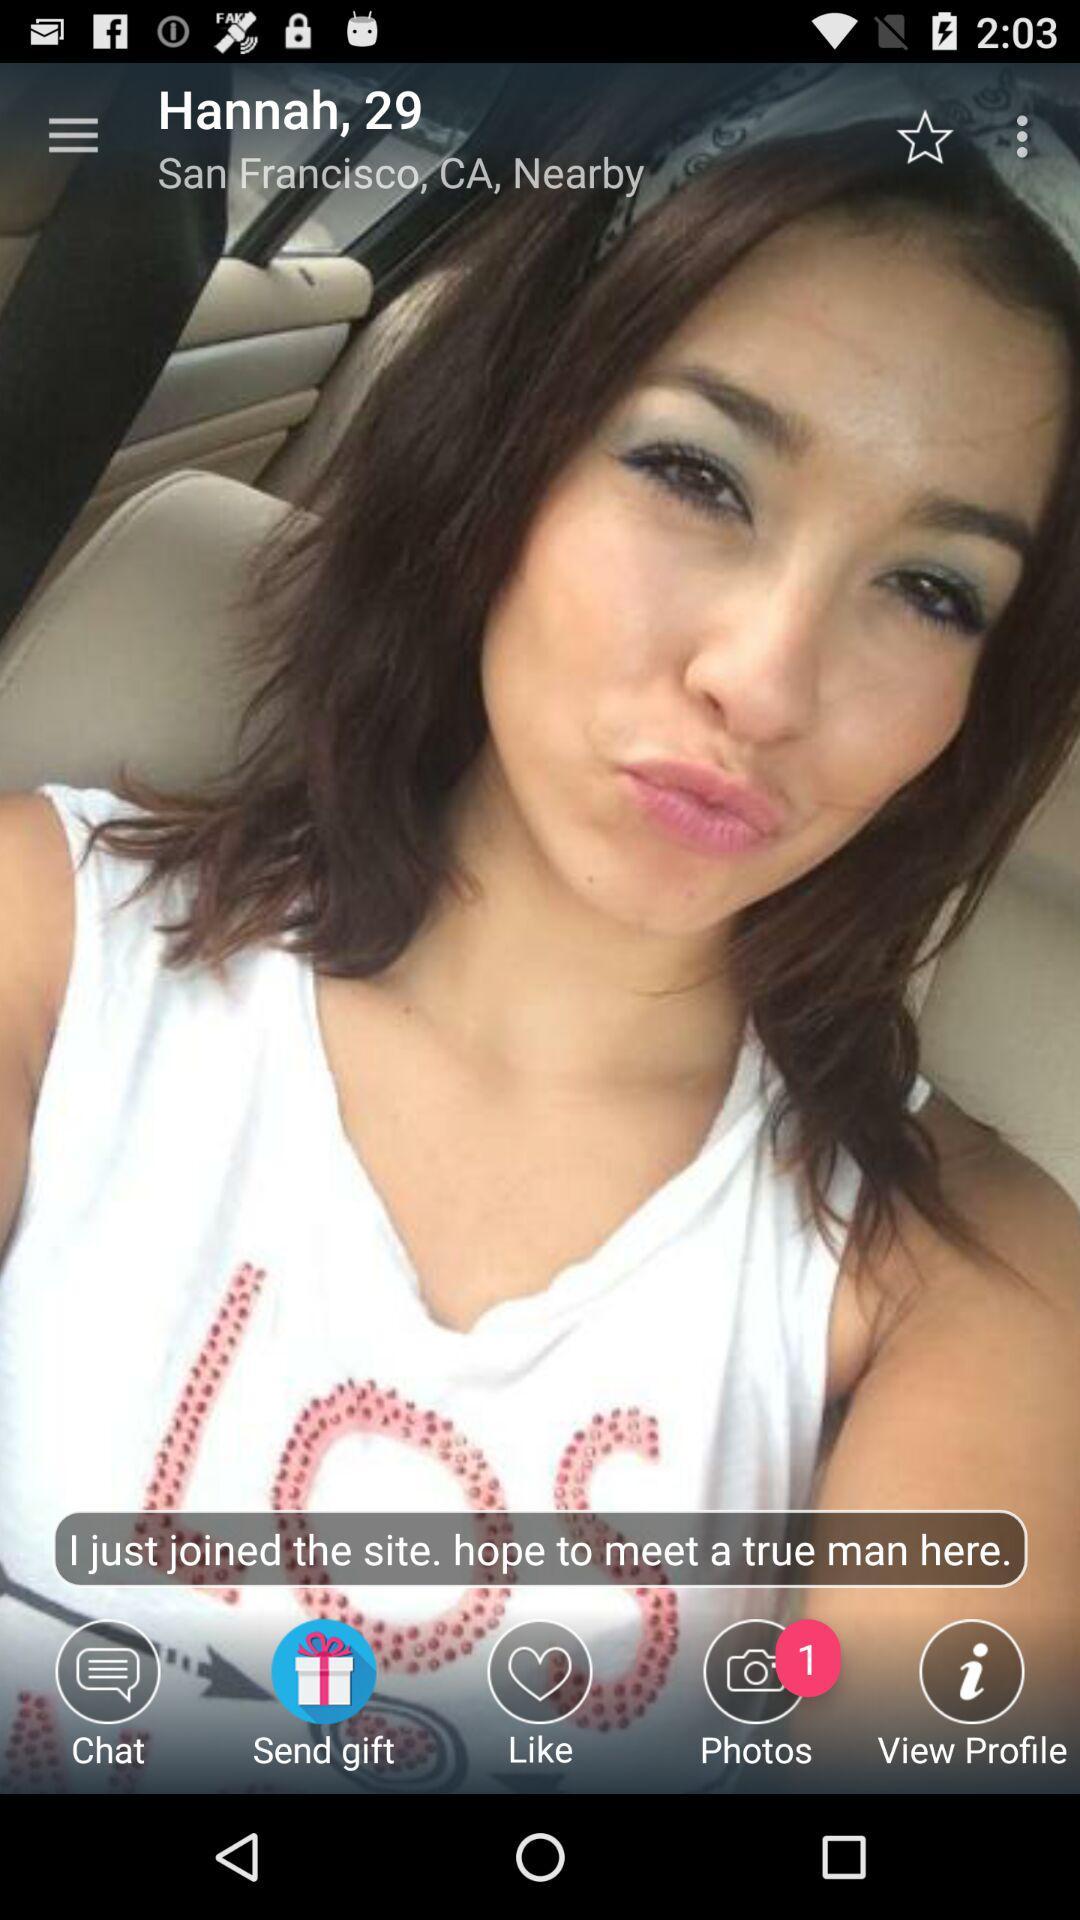  I want to click on icon to the left of the hannah, 29 app, so click(72, 135).